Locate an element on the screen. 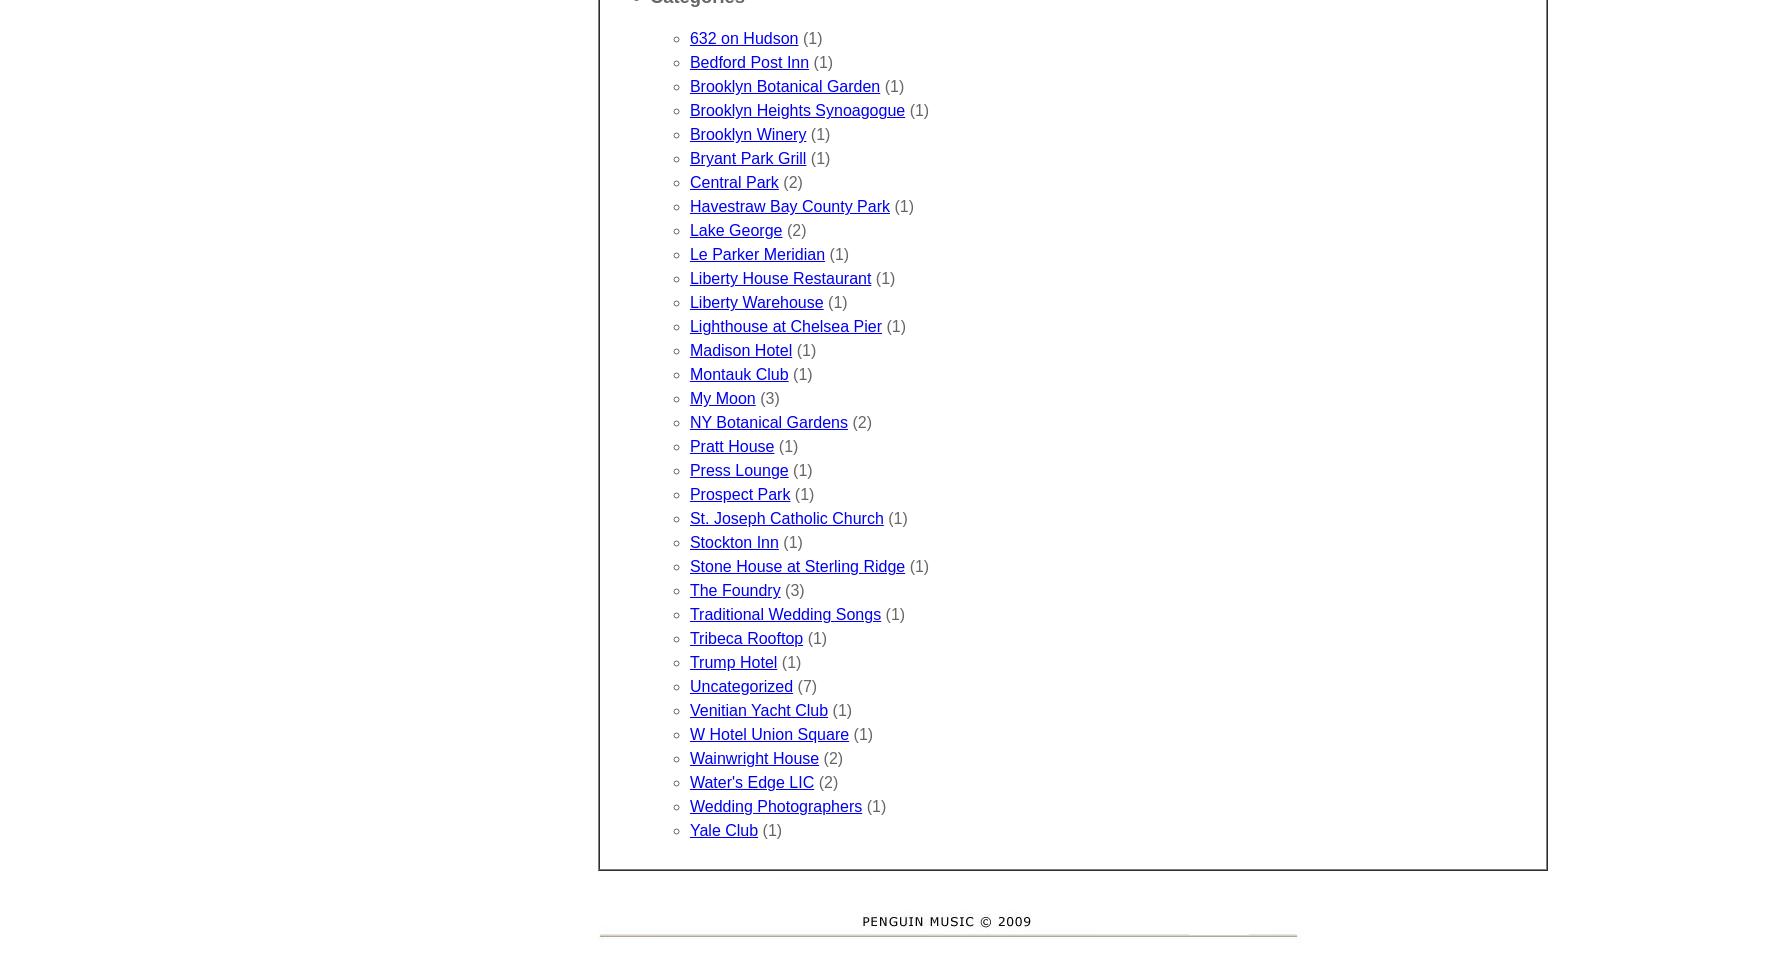 This screenshot has width=1775, height=980. 'Madison Hotel' is located at coordinates (740, 350).